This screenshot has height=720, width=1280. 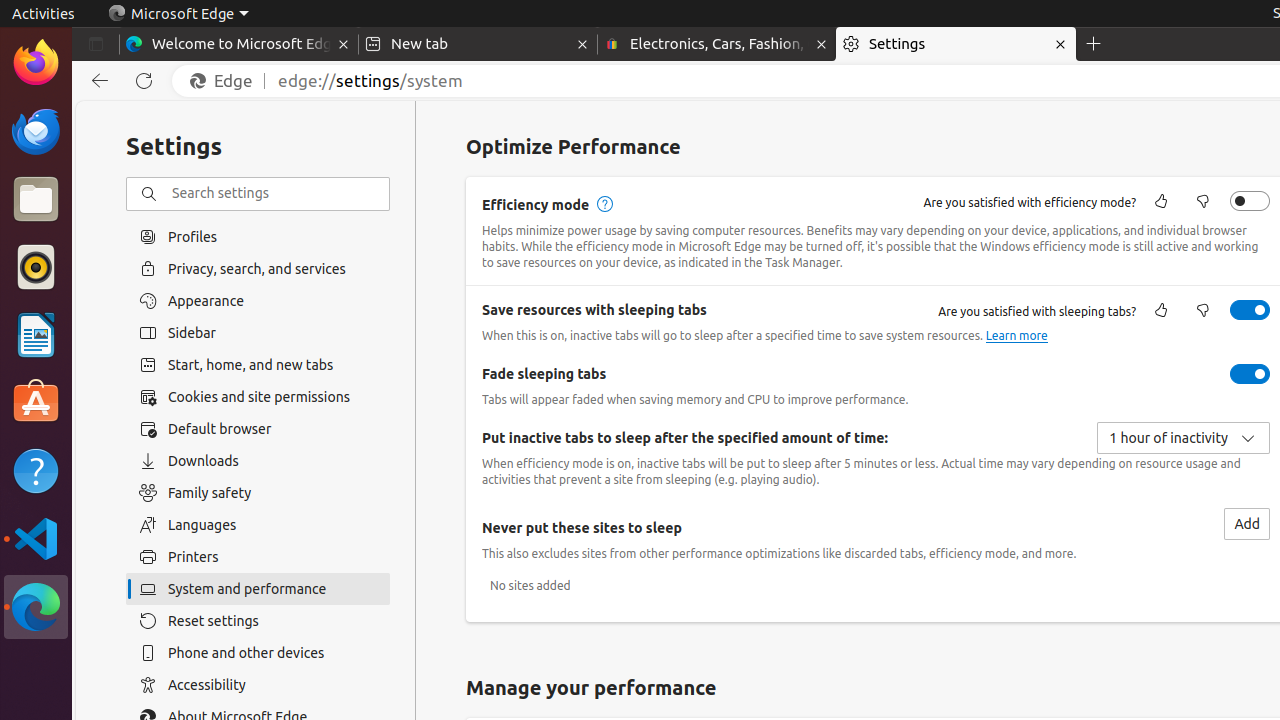 I want to click on 'Downloads', so click(x=257, y=461).